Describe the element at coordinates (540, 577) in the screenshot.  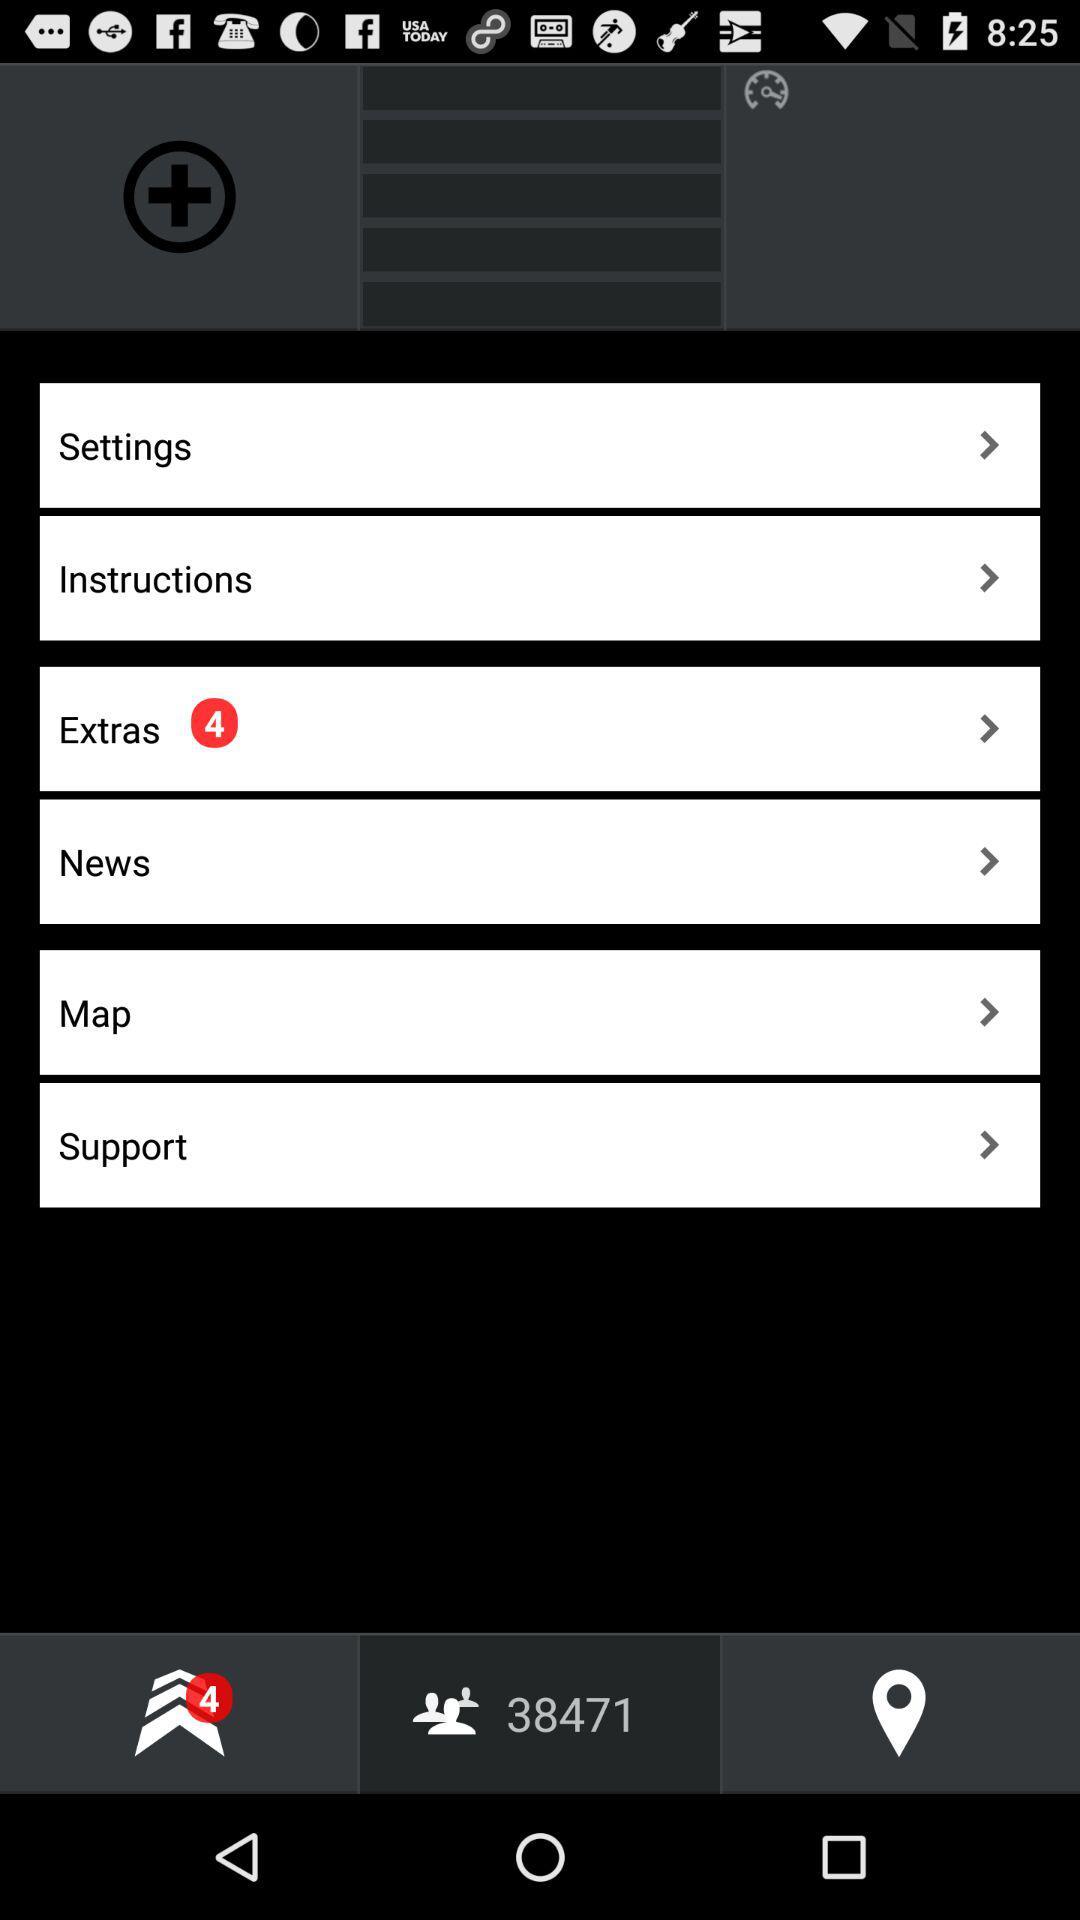
I see `the button below settings` at that location.